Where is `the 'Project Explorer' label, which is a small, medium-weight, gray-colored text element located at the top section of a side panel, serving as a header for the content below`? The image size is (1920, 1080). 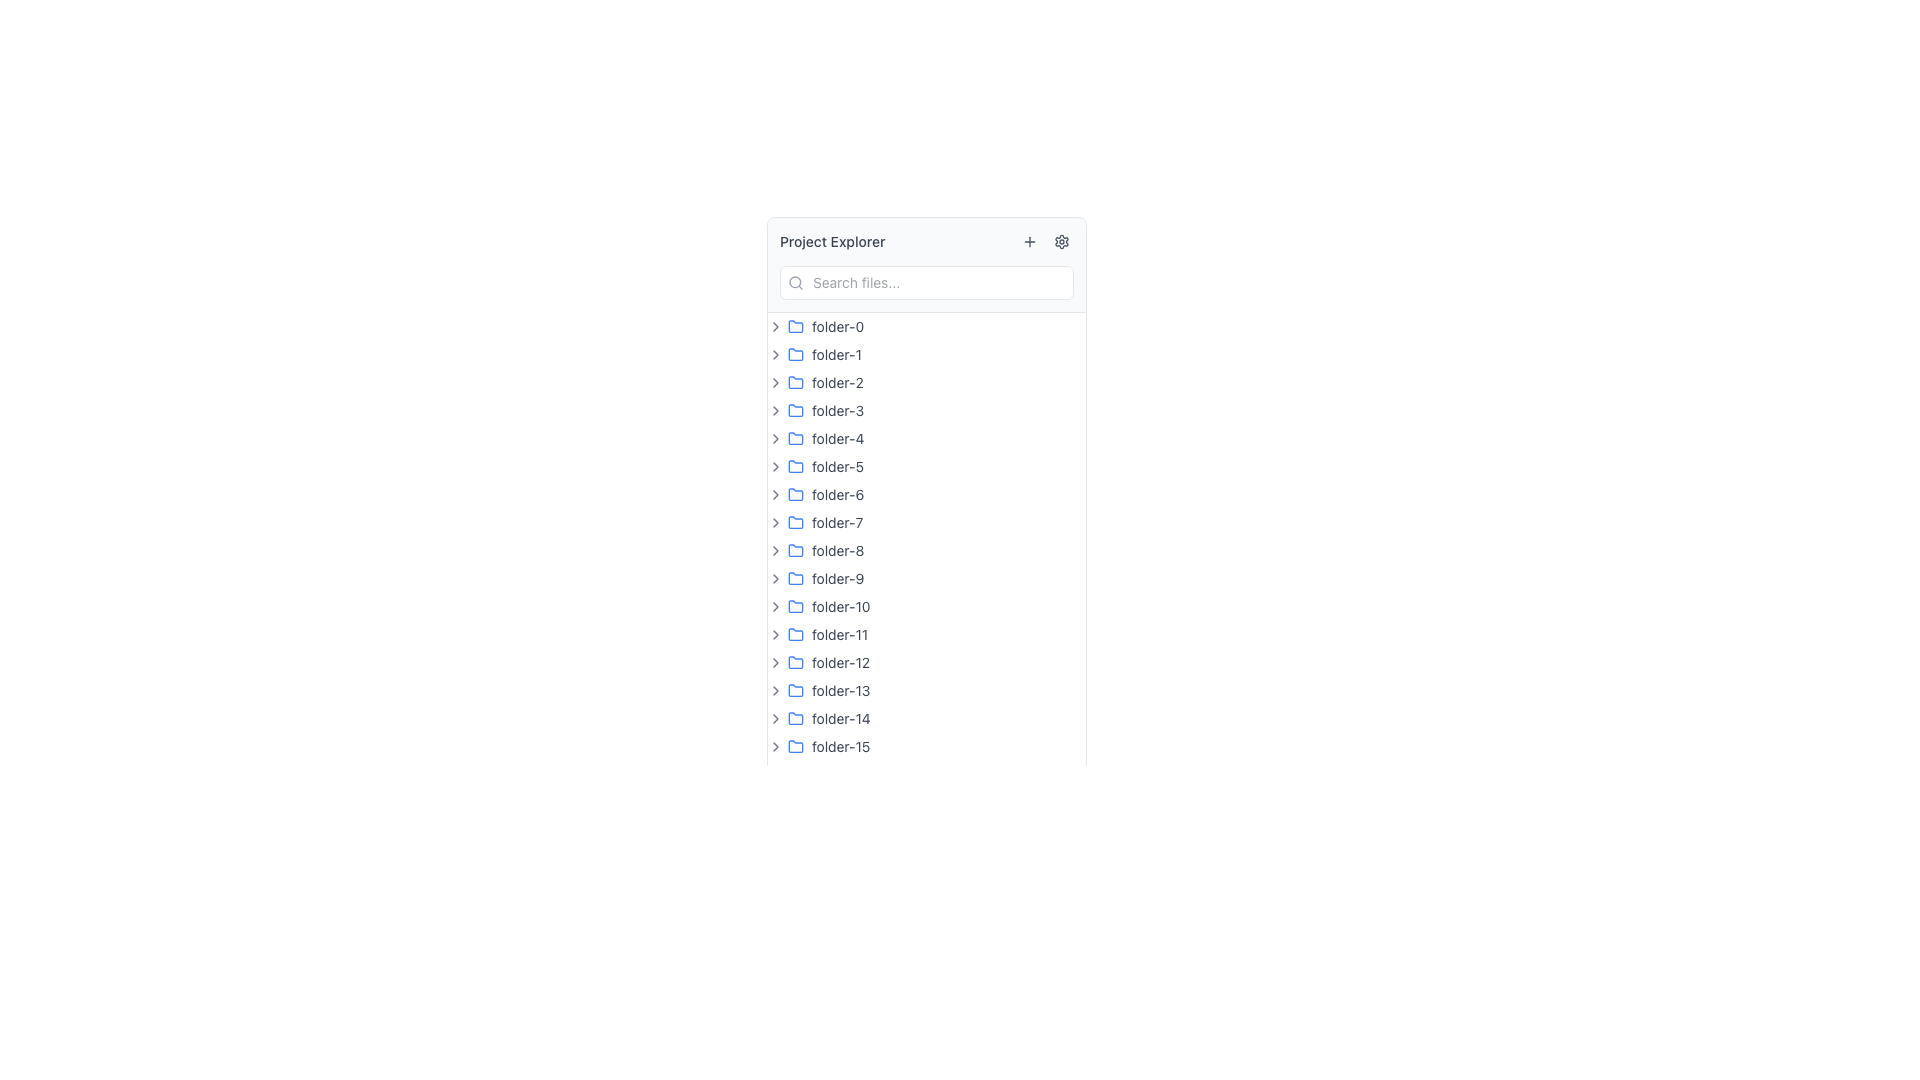
the 'Project Explorer' label, which is a small, medium-weight, gray-colored text element located at the top section of a side panel, serving as a header for the content below is located at coordinates (832, 241).